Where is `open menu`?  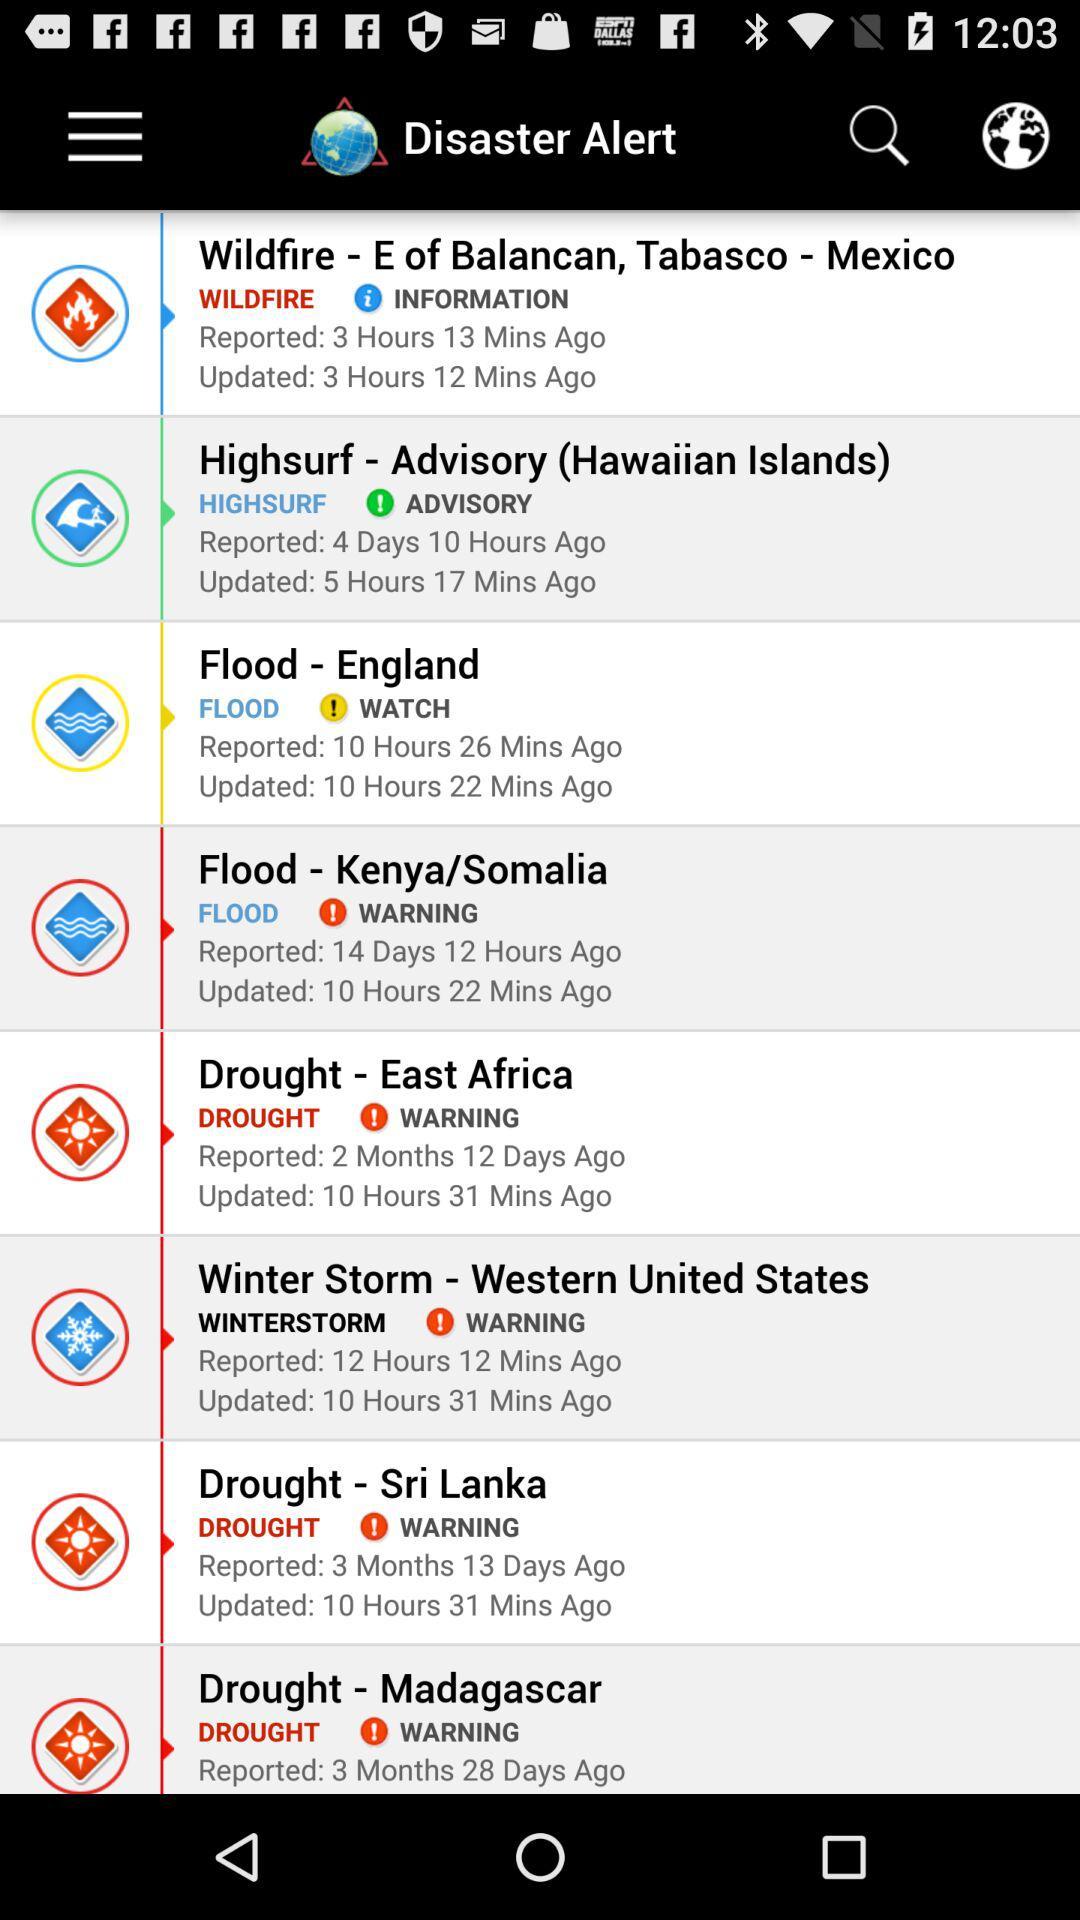
open menu is located at coordinates (105, 135).